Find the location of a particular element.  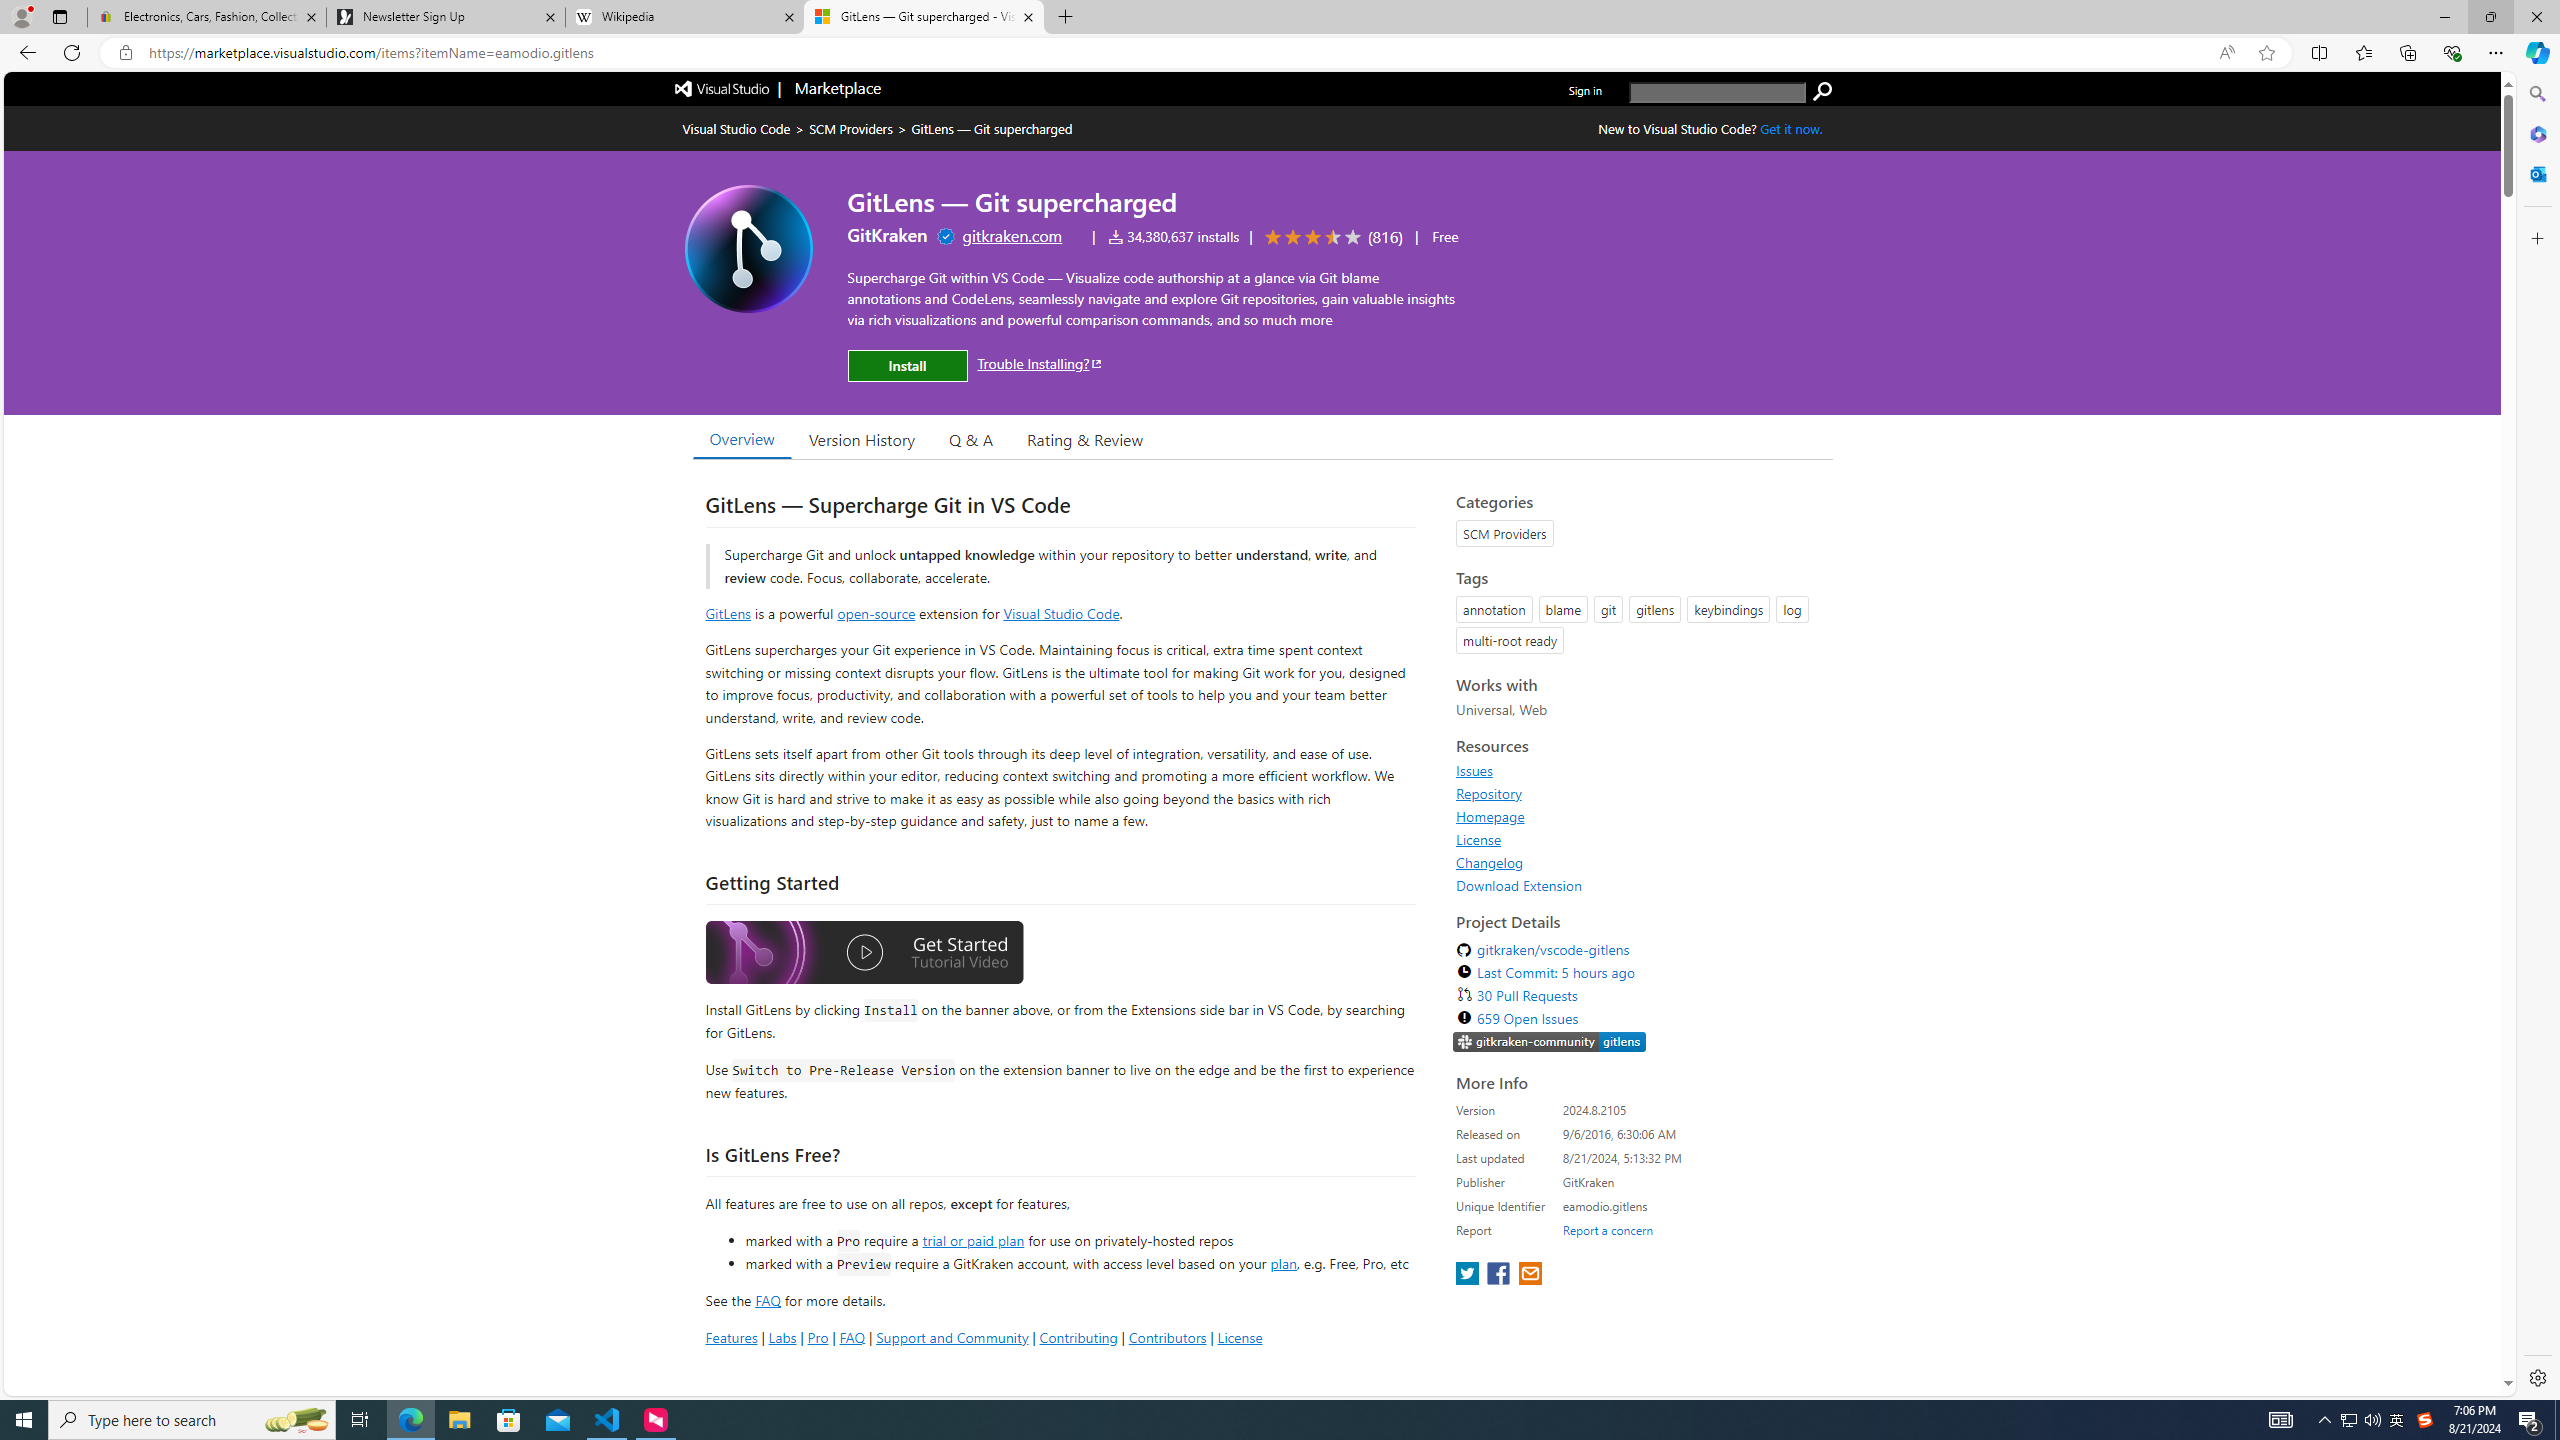

'Newsletter Sign Up' is located at coordinates (444, 16).